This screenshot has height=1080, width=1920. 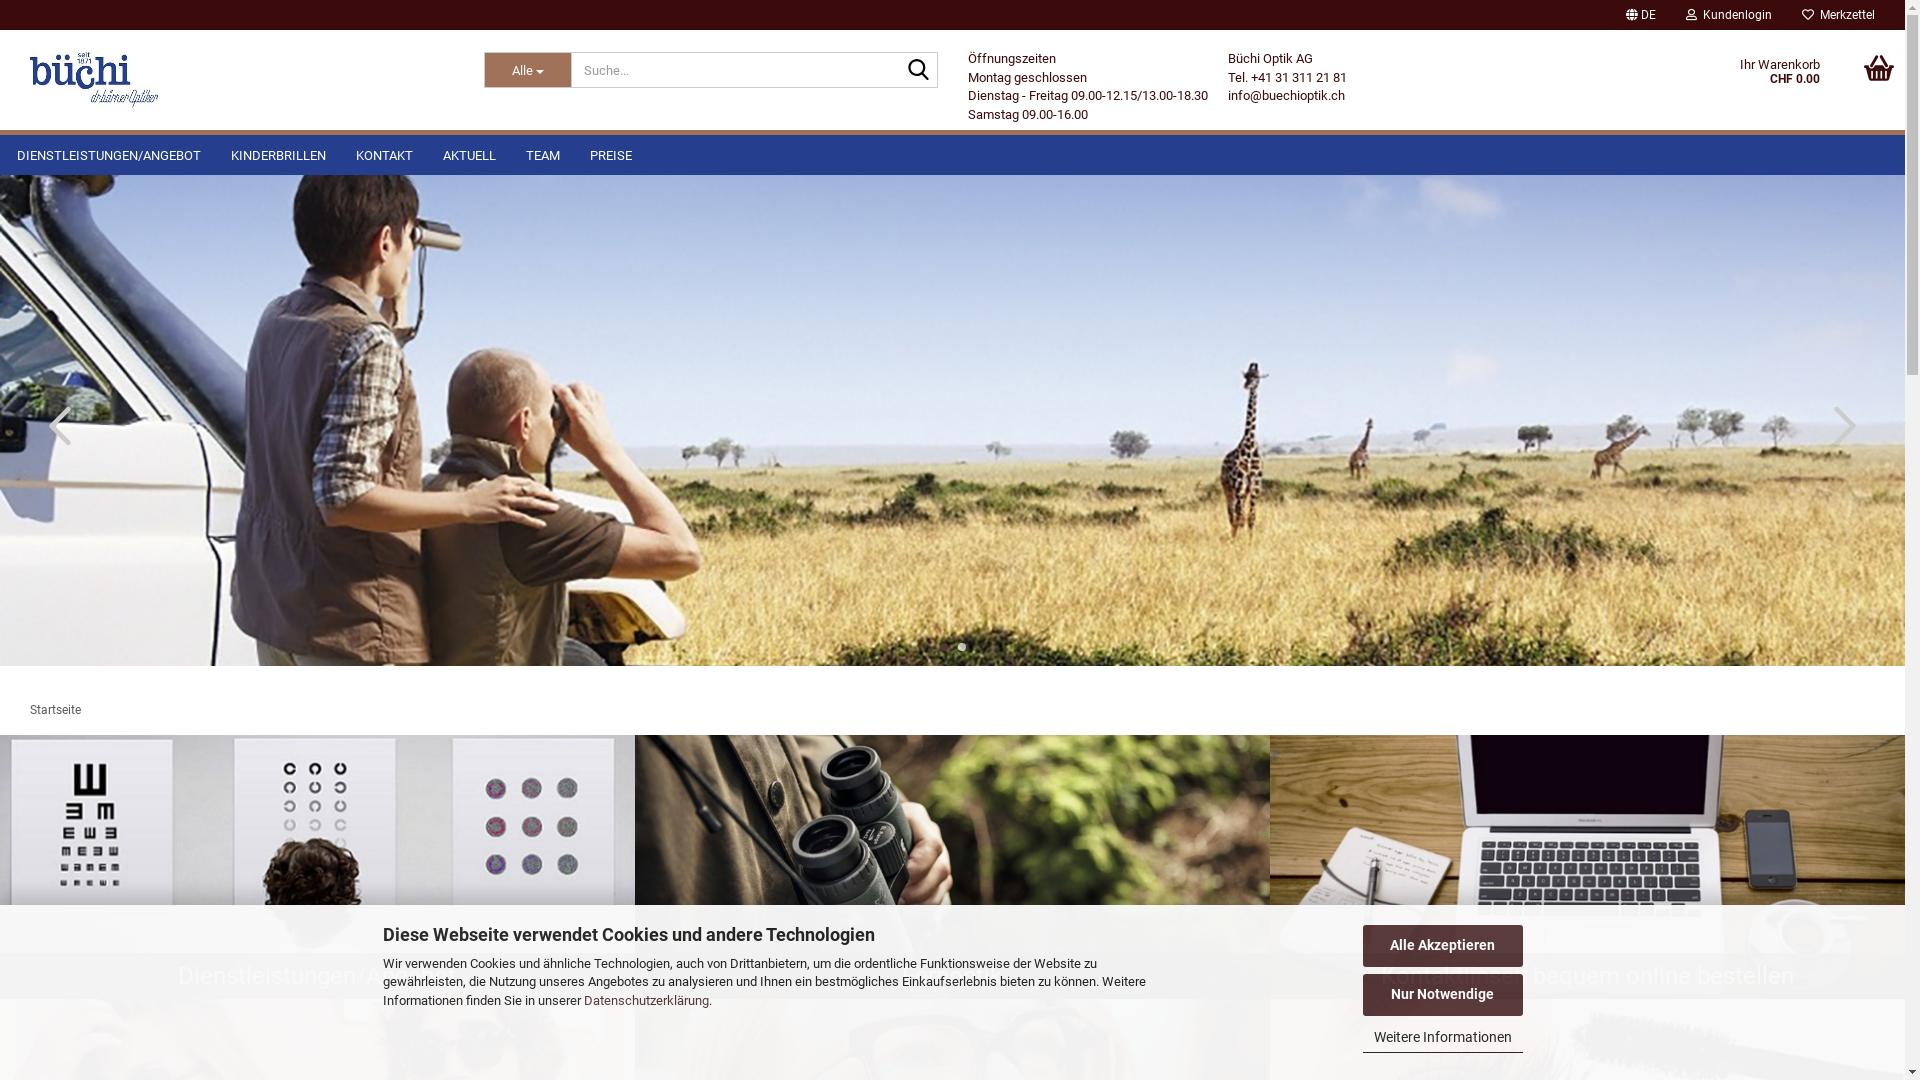 I want to click on 'TEAM', so click(x=542, y=153).